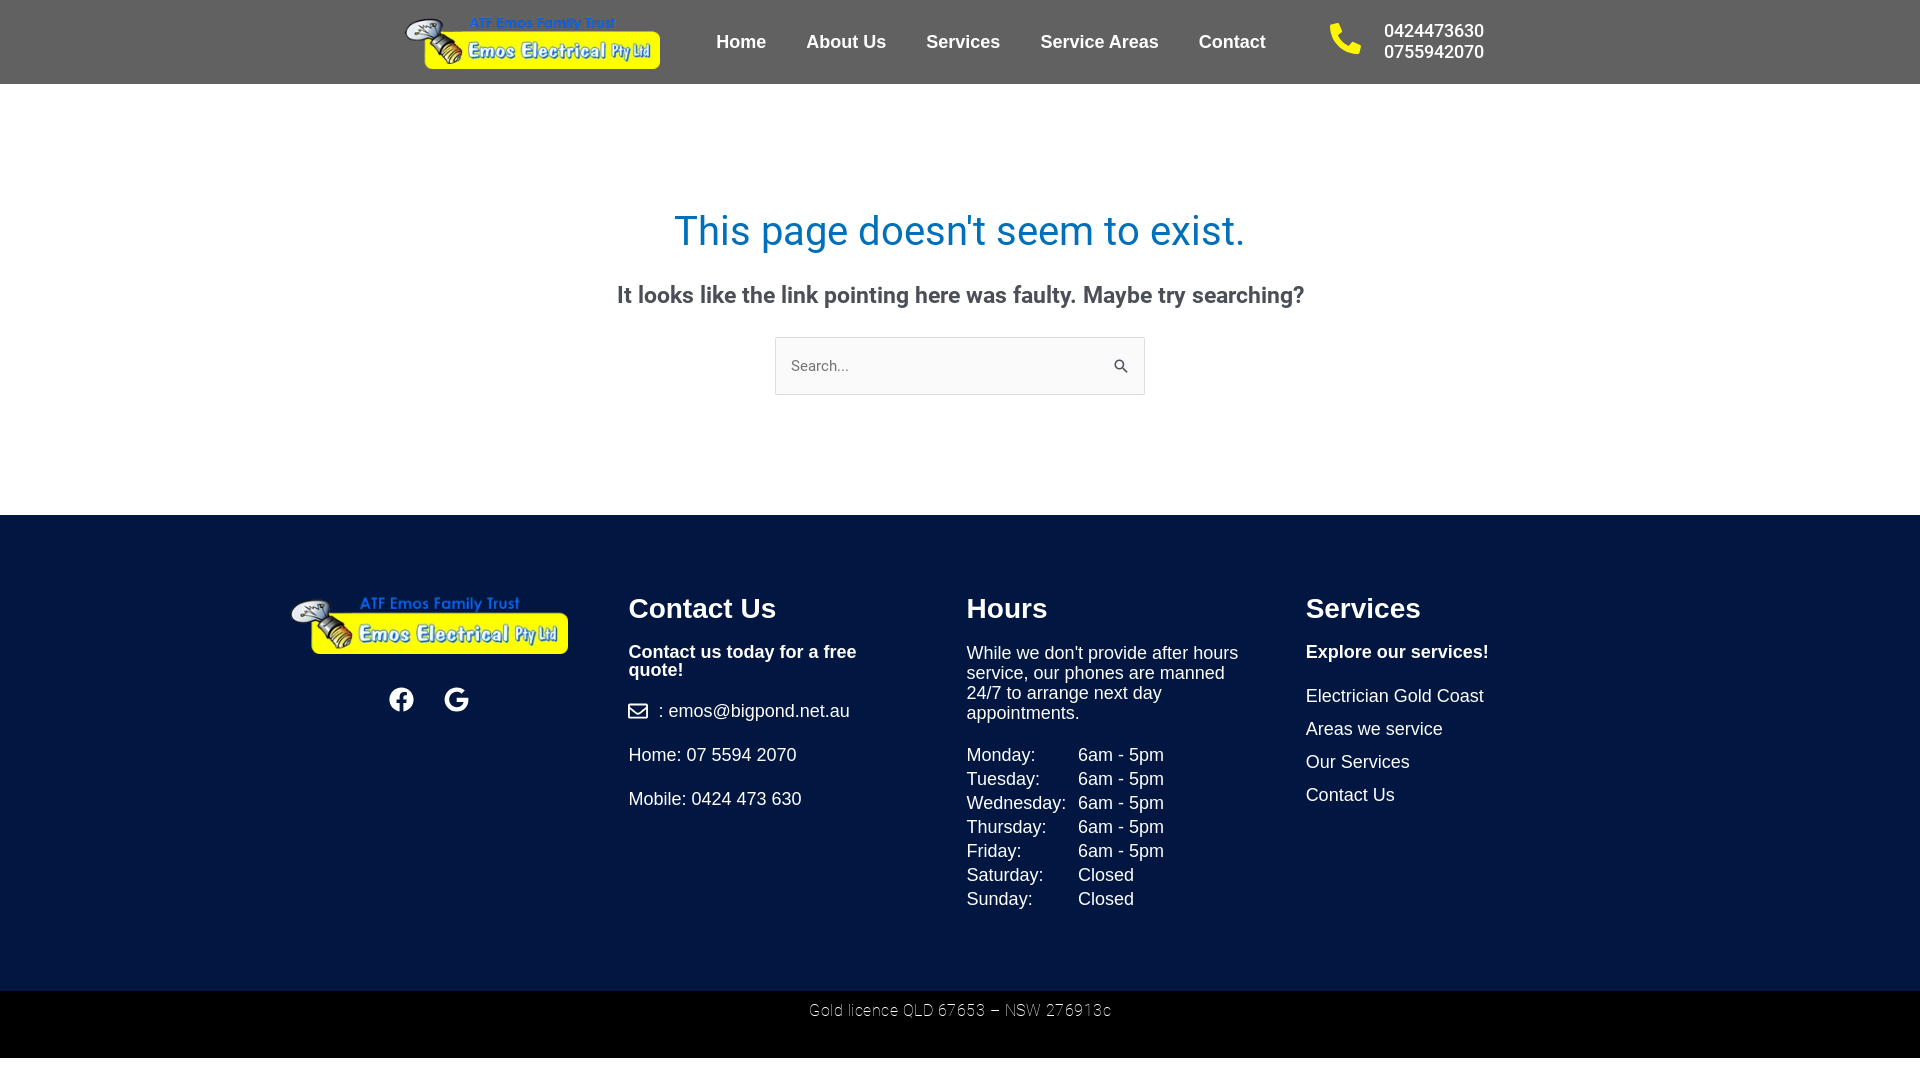 Image resolution: width=1920 pixels, height=1080 pixels. Describe the element at coordinates (896, 1010) in the screenshot. I see `'Gold licence QLD 67653'` at that location.